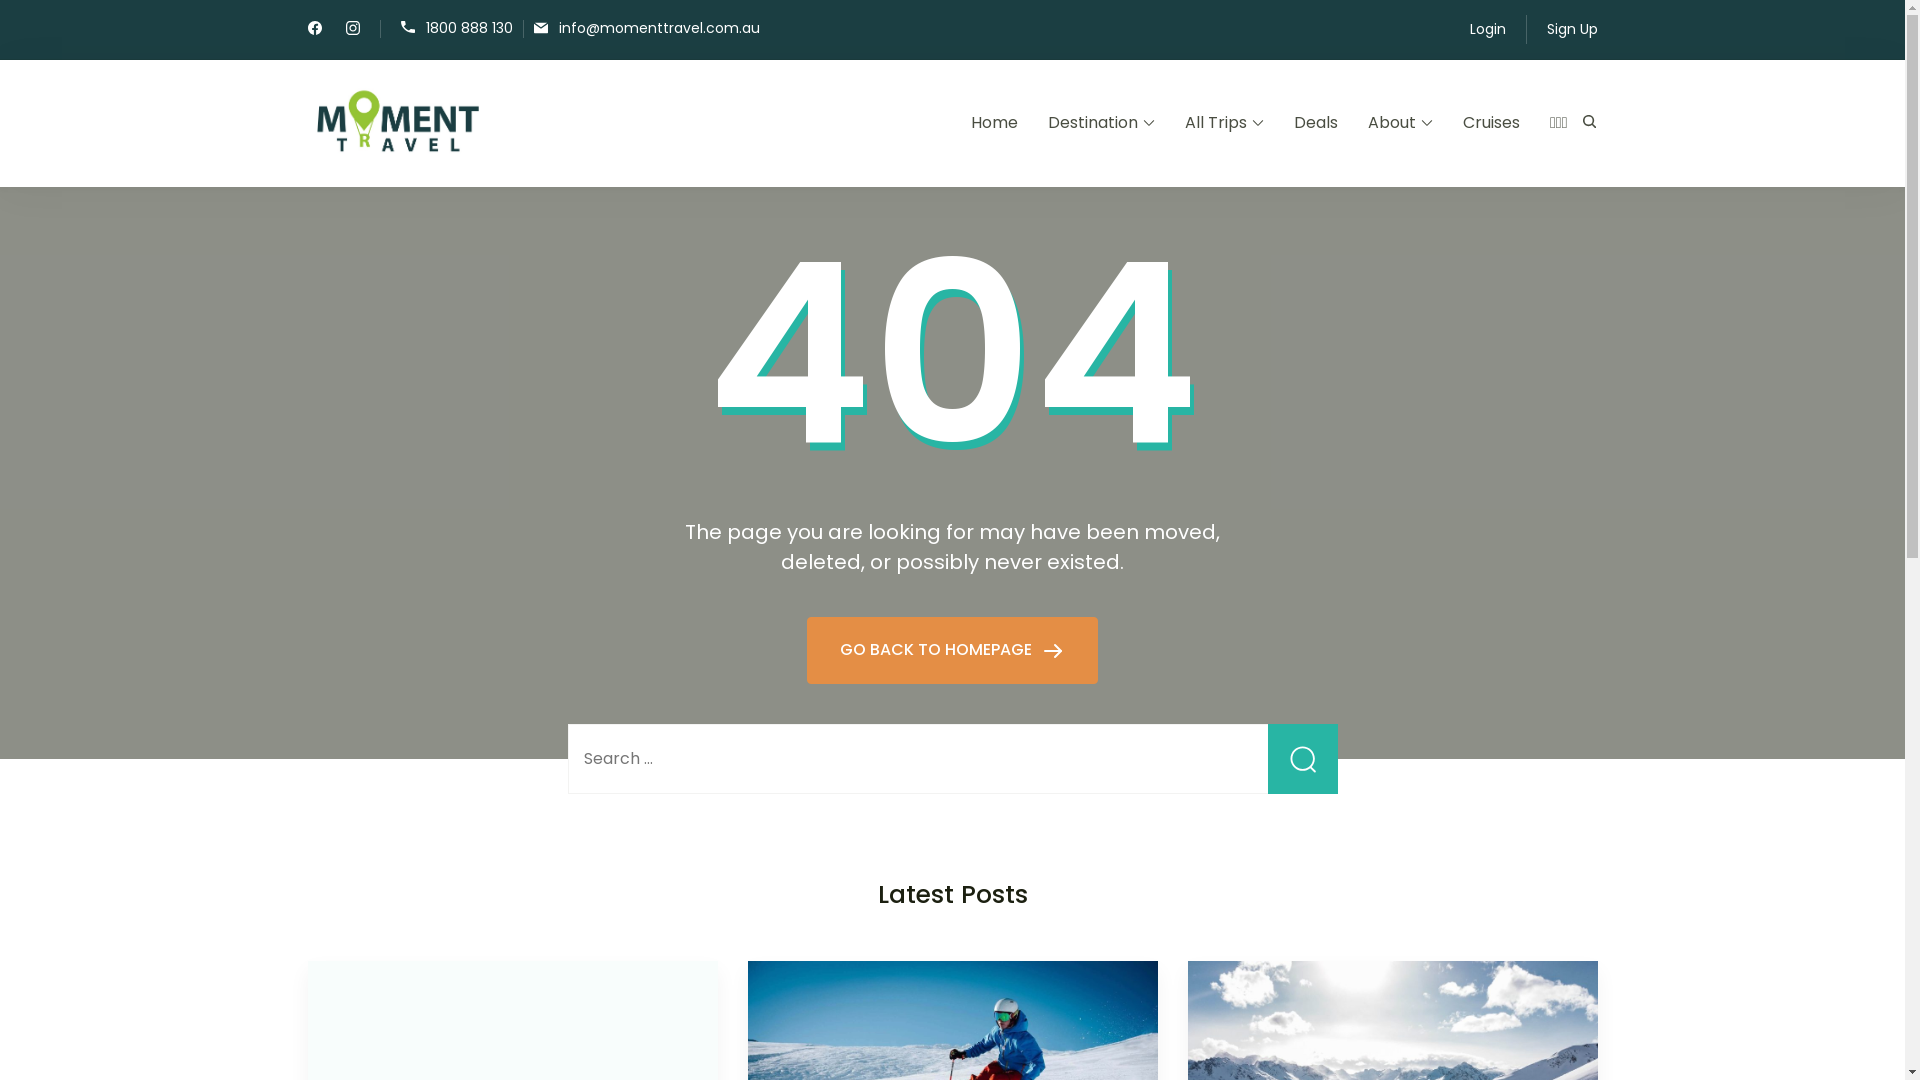 The width and height of the screenshot is (1920, 1080). Describe the element at coordinates (1185, 123) in the screenshot. I see `'All Trips'` at that location.